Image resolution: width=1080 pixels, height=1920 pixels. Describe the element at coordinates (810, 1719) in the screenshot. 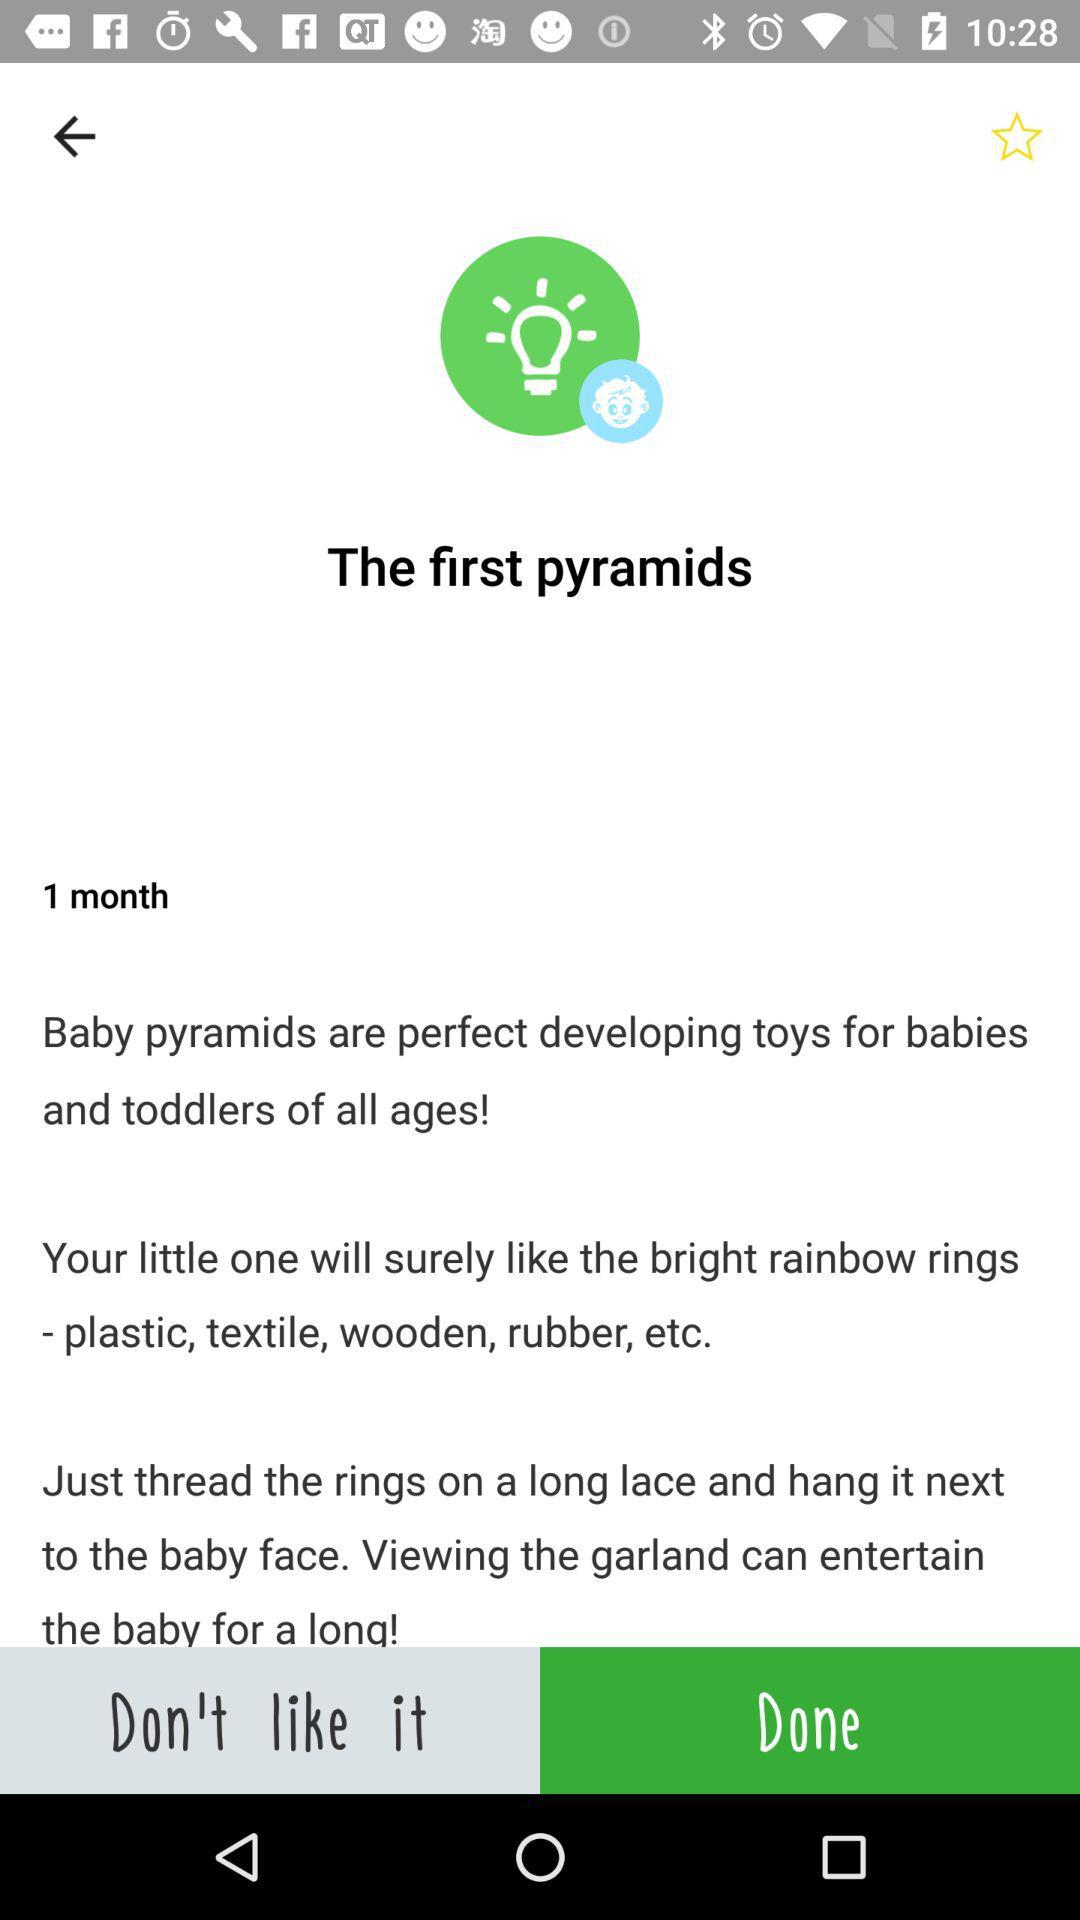

I see `icon to the right of the don t like` at that location.